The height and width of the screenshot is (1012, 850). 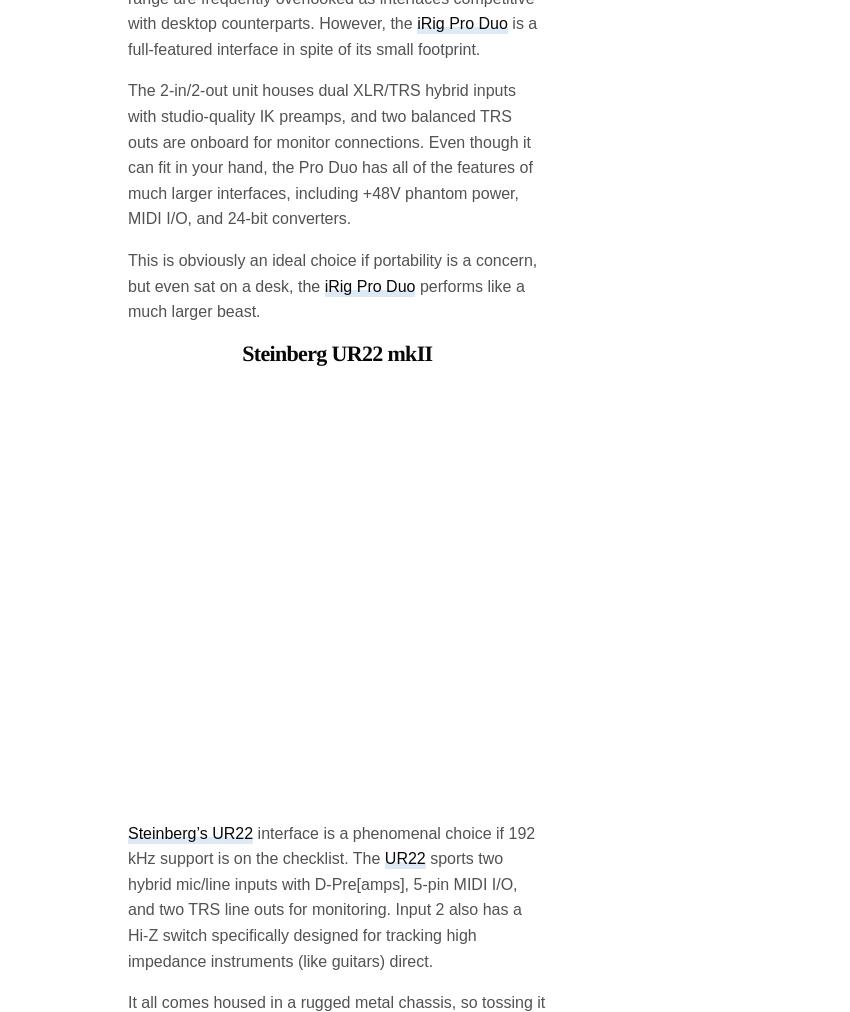 What do you see at coordinates (337, 191) in the screenshot?
I see `'Steinberg UR22 mkII'` at bounding box center [337, 191].